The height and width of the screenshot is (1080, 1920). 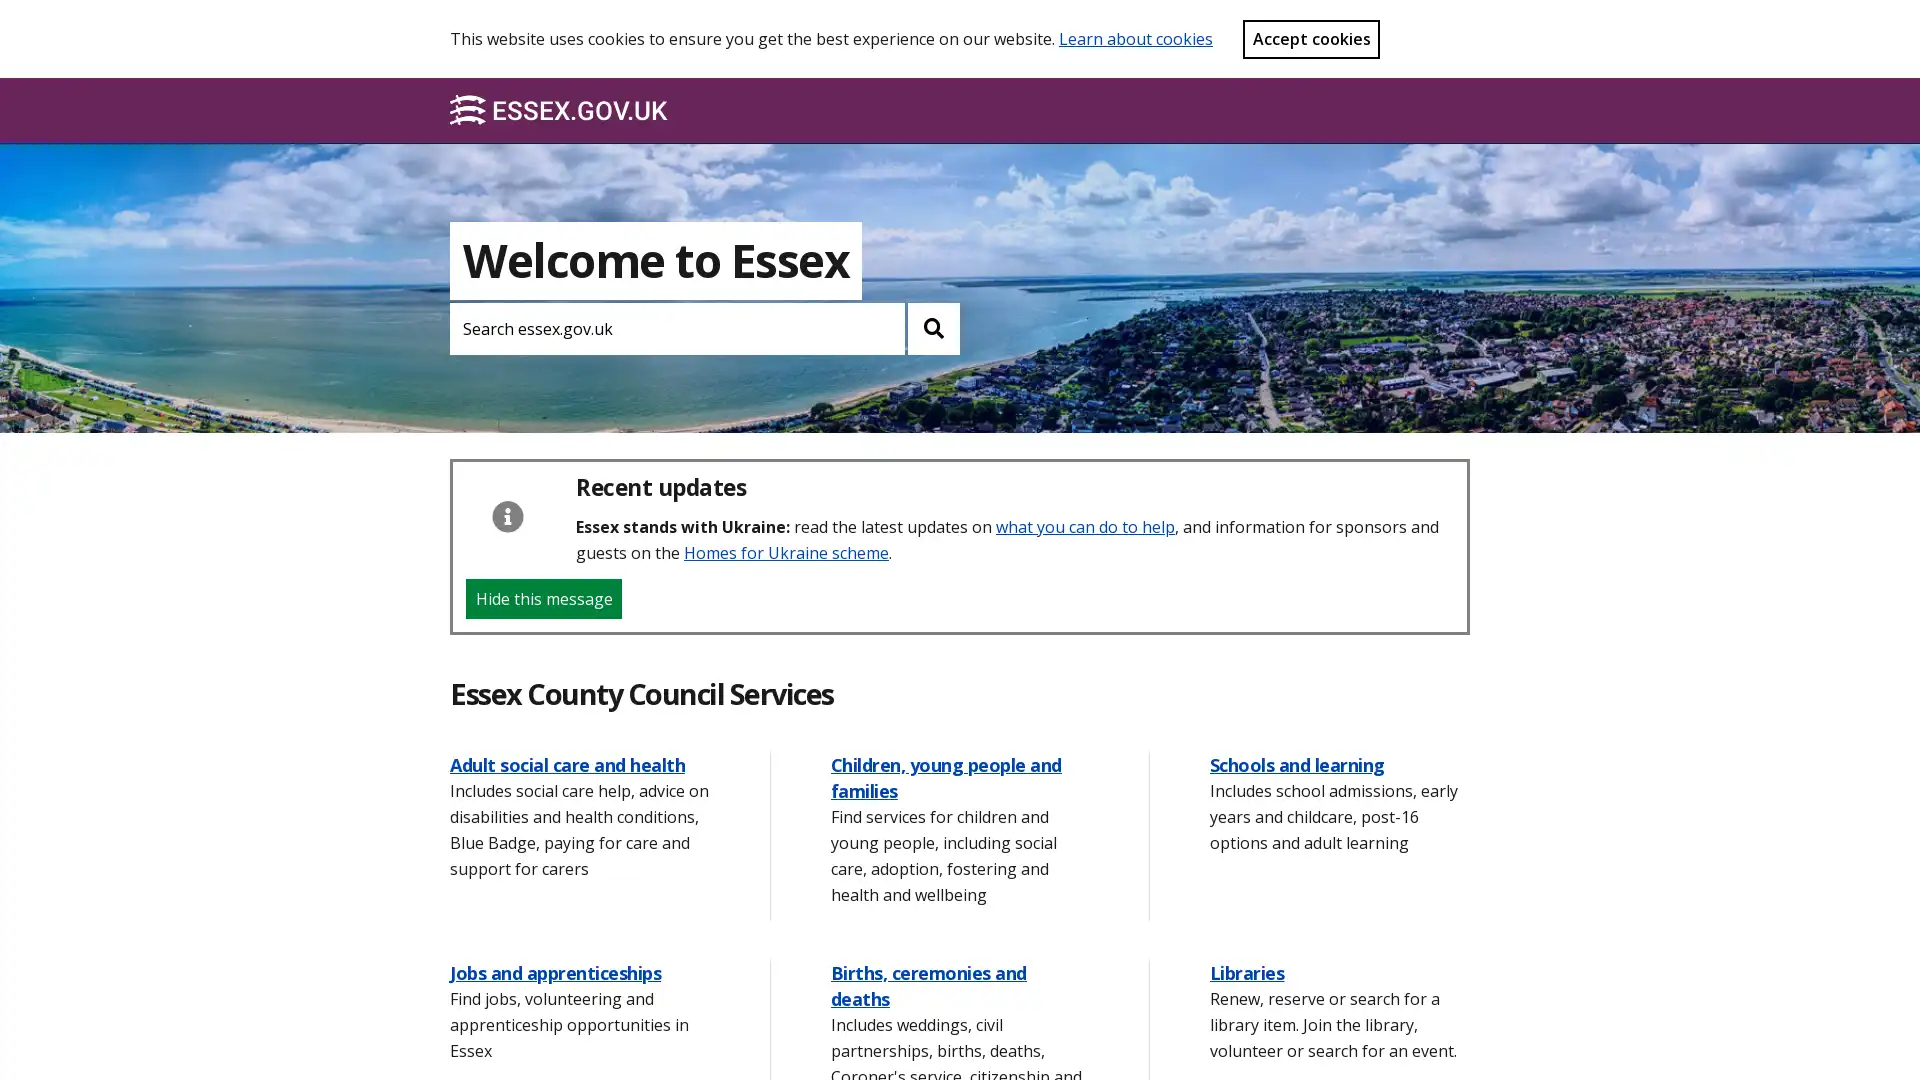 What do you see at coordinates (1136, 38) in the screenshot?
I see `learn about cookies` at bounding box center [1136, 38].